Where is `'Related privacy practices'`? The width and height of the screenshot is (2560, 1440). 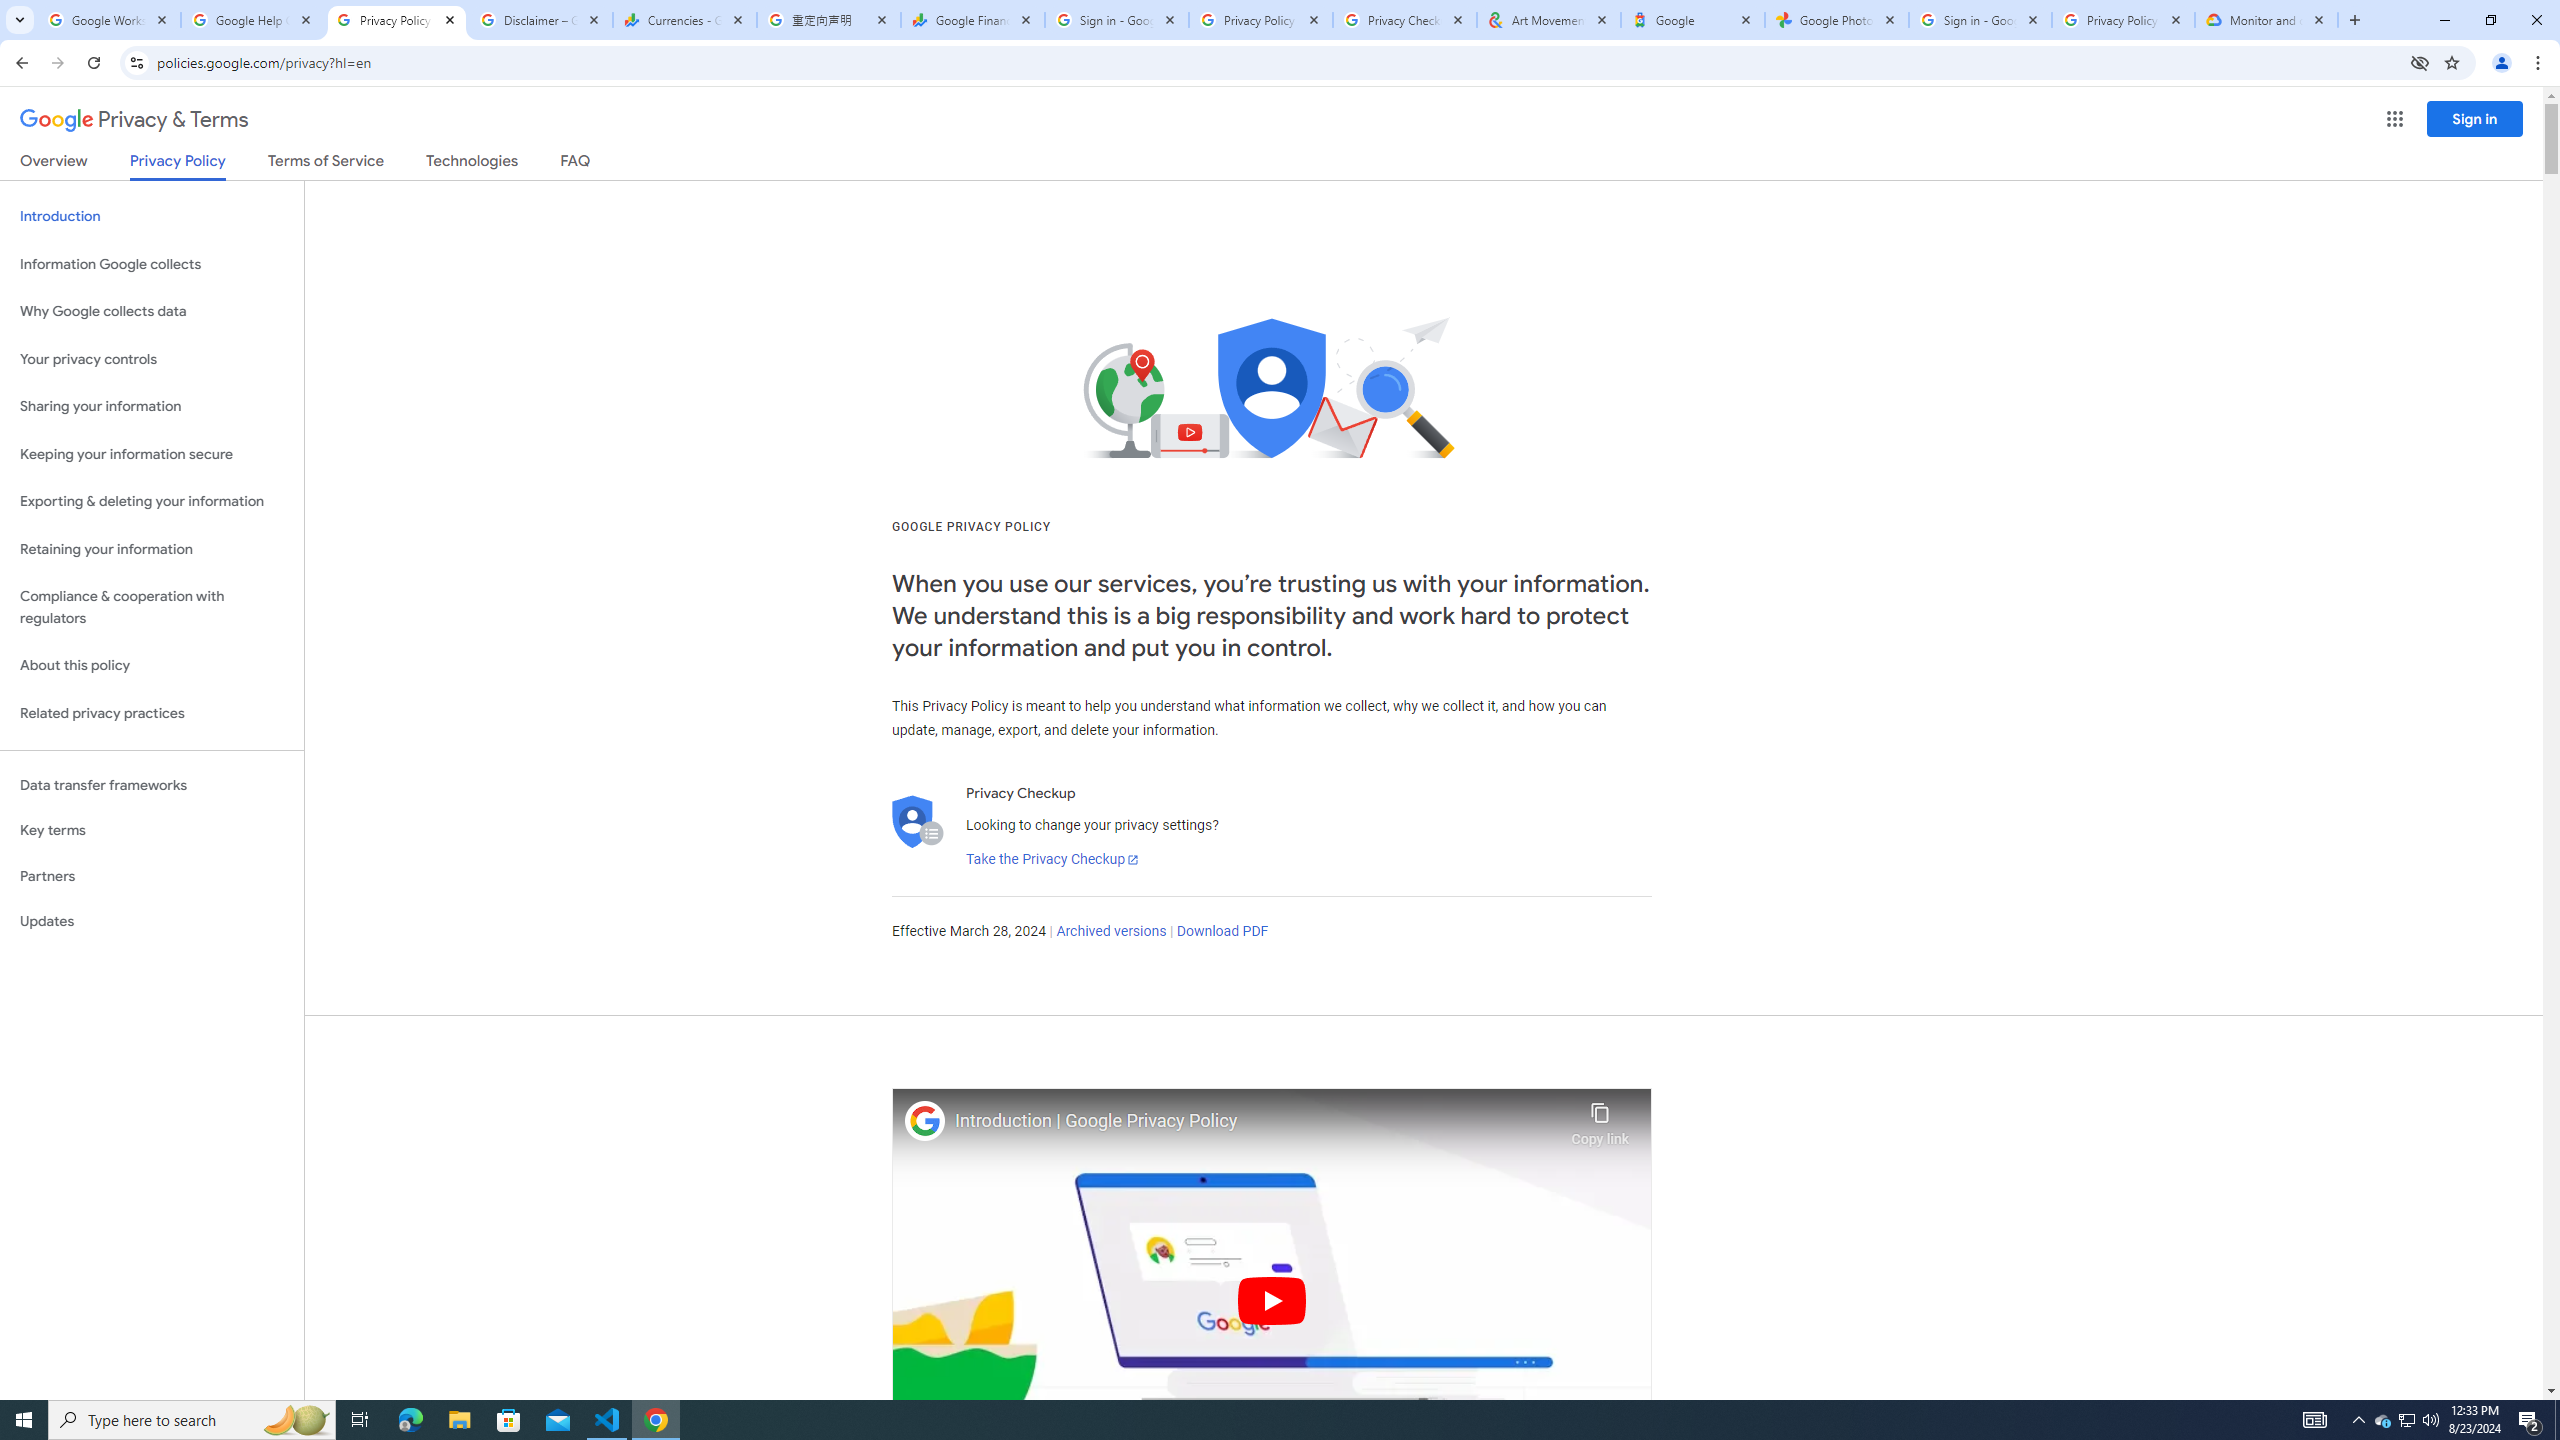
'Related privacy practices' is located at coordinates (151, 712).